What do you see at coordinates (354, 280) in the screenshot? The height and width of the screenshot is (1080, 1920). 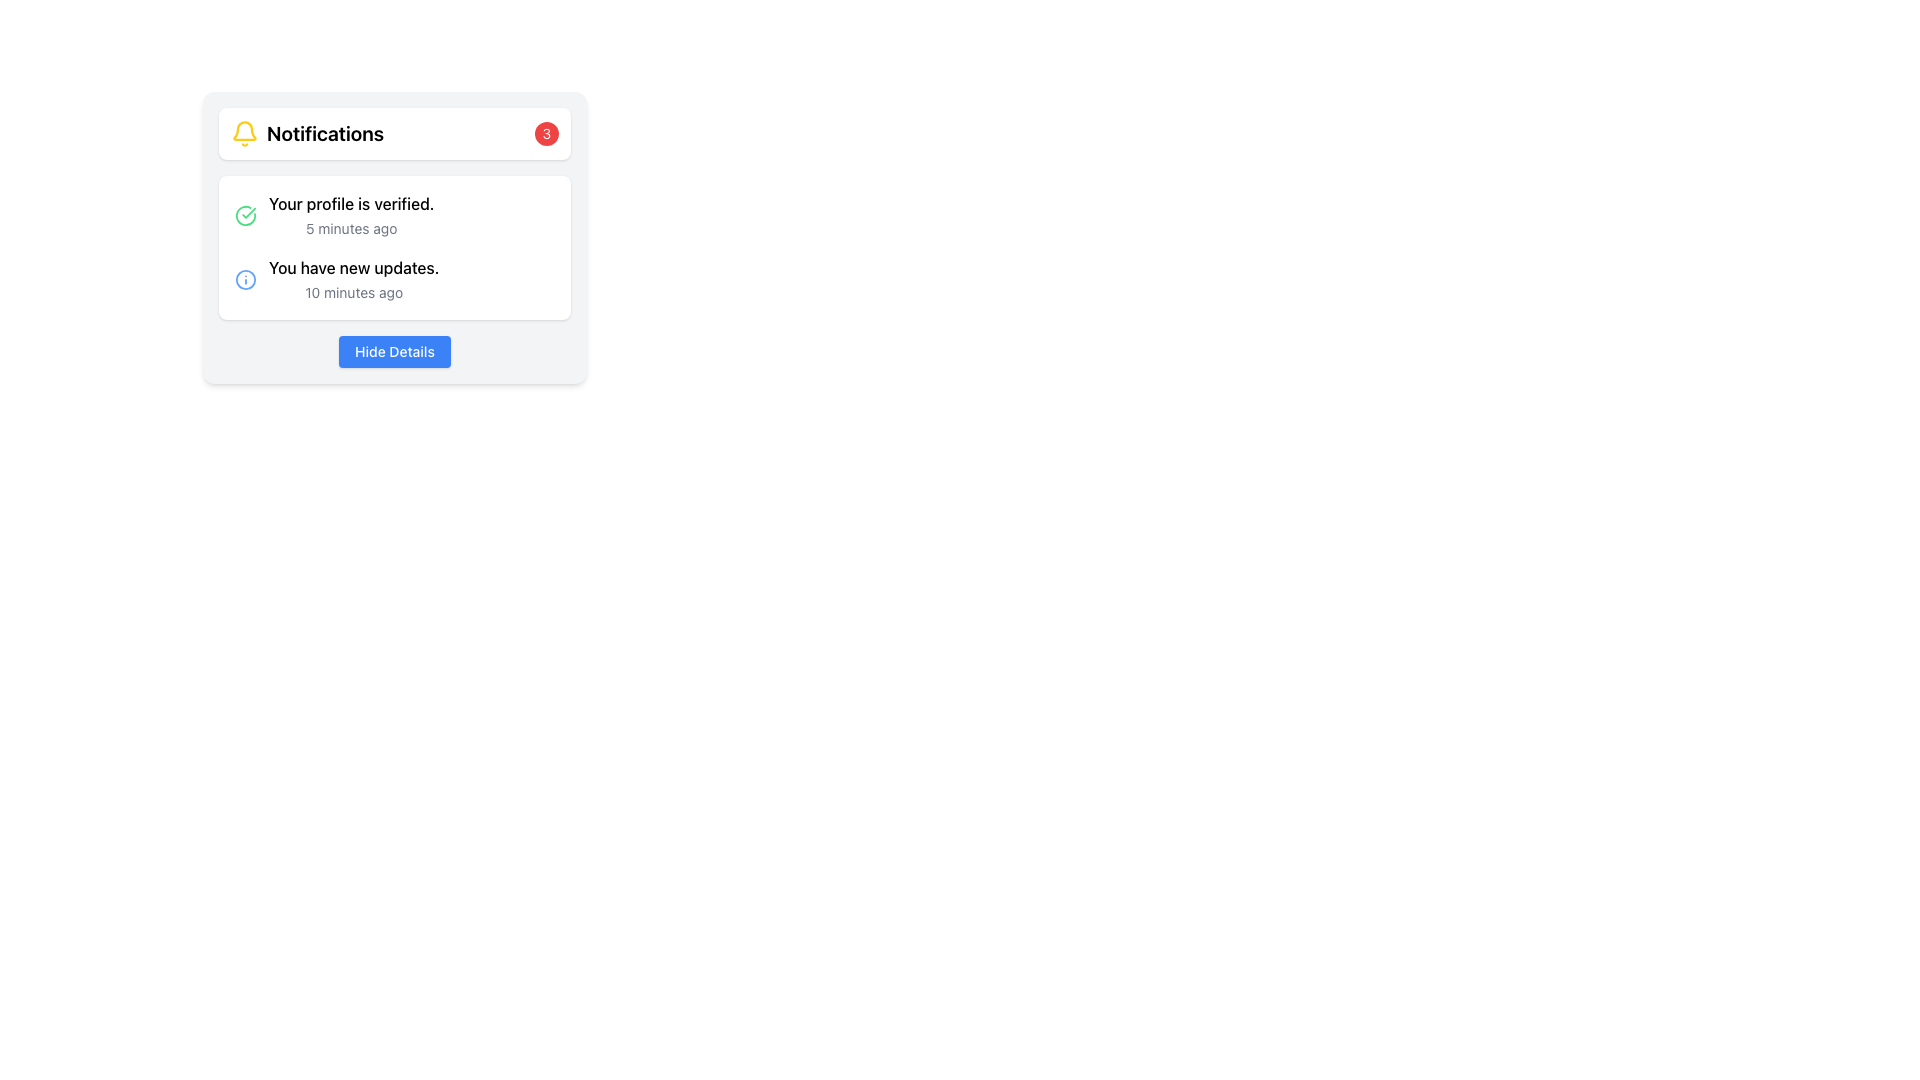 I see `the Notification Text Block that reads 'You have new updates.'` at bounding box center [354, 280].